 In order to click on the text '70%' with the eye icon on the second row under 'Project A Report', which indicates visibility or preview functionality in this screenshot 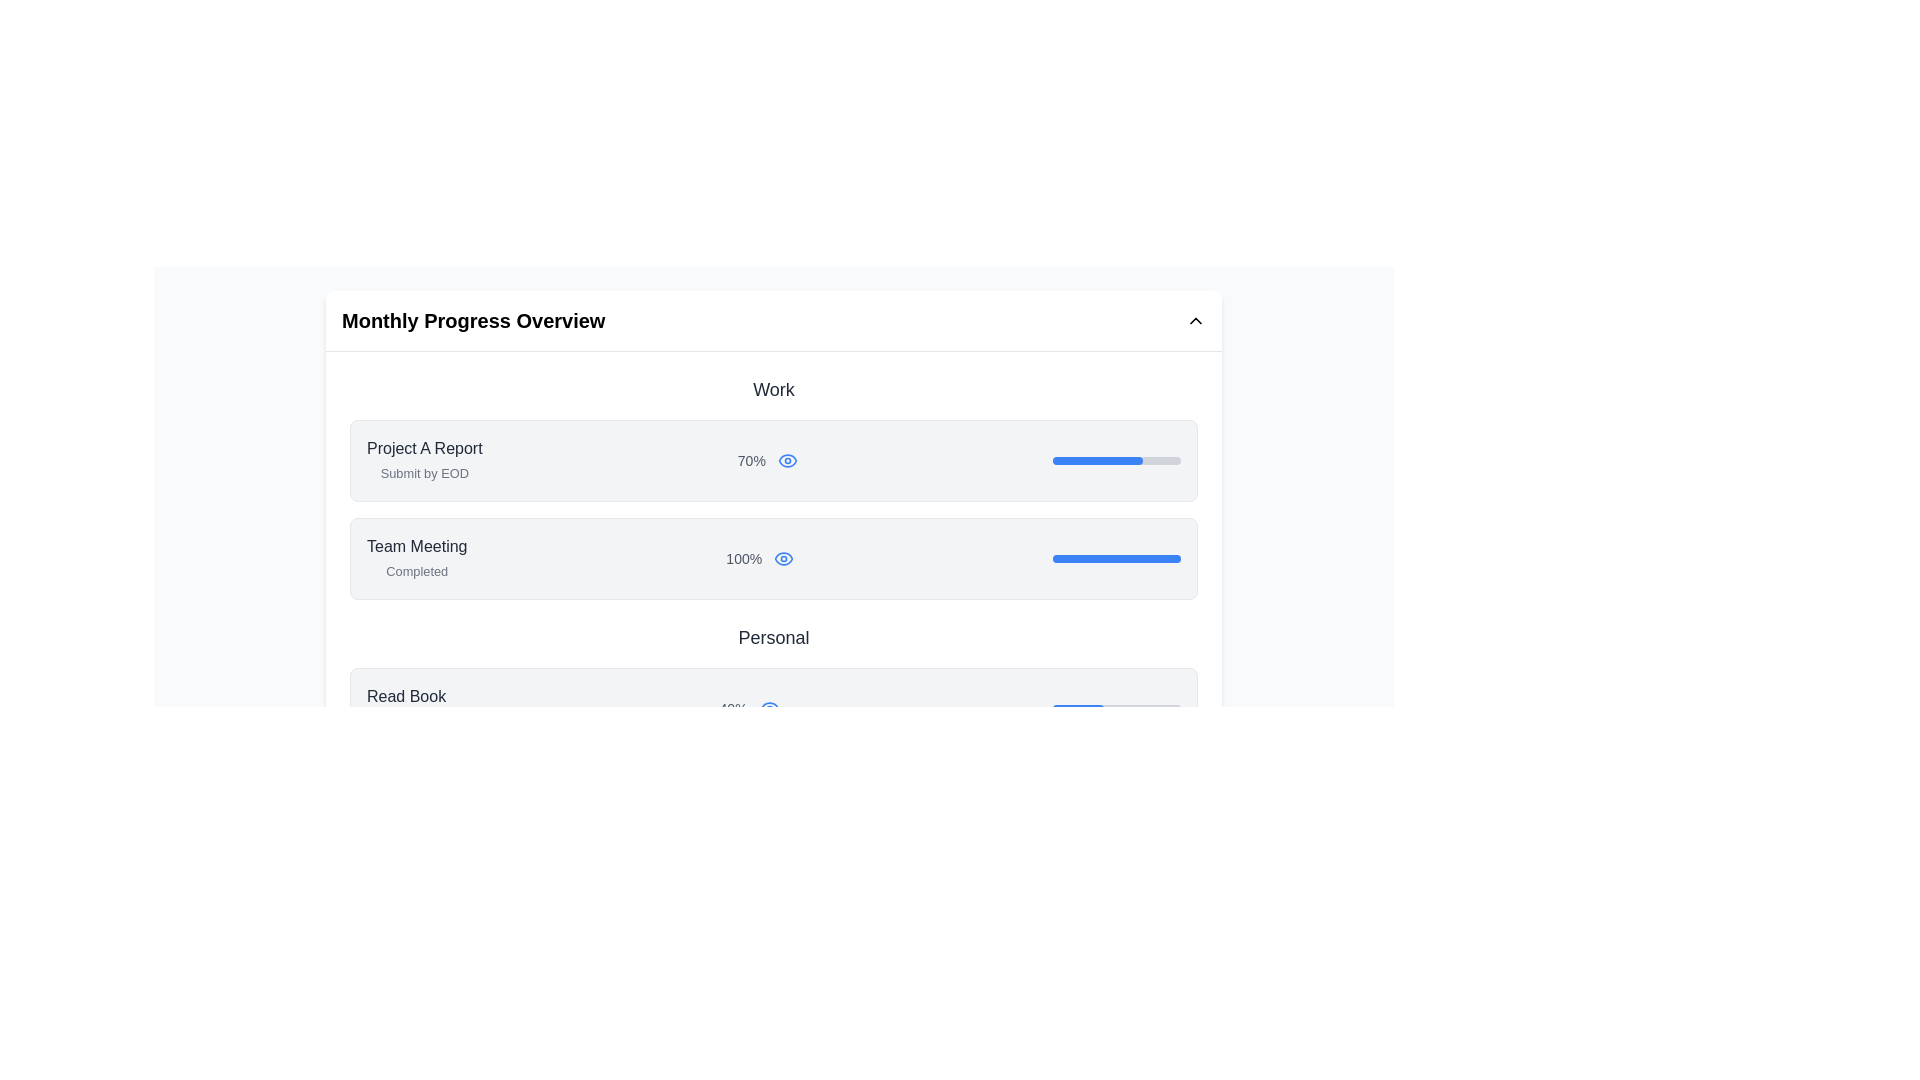, I will do `click(766, 461)`.